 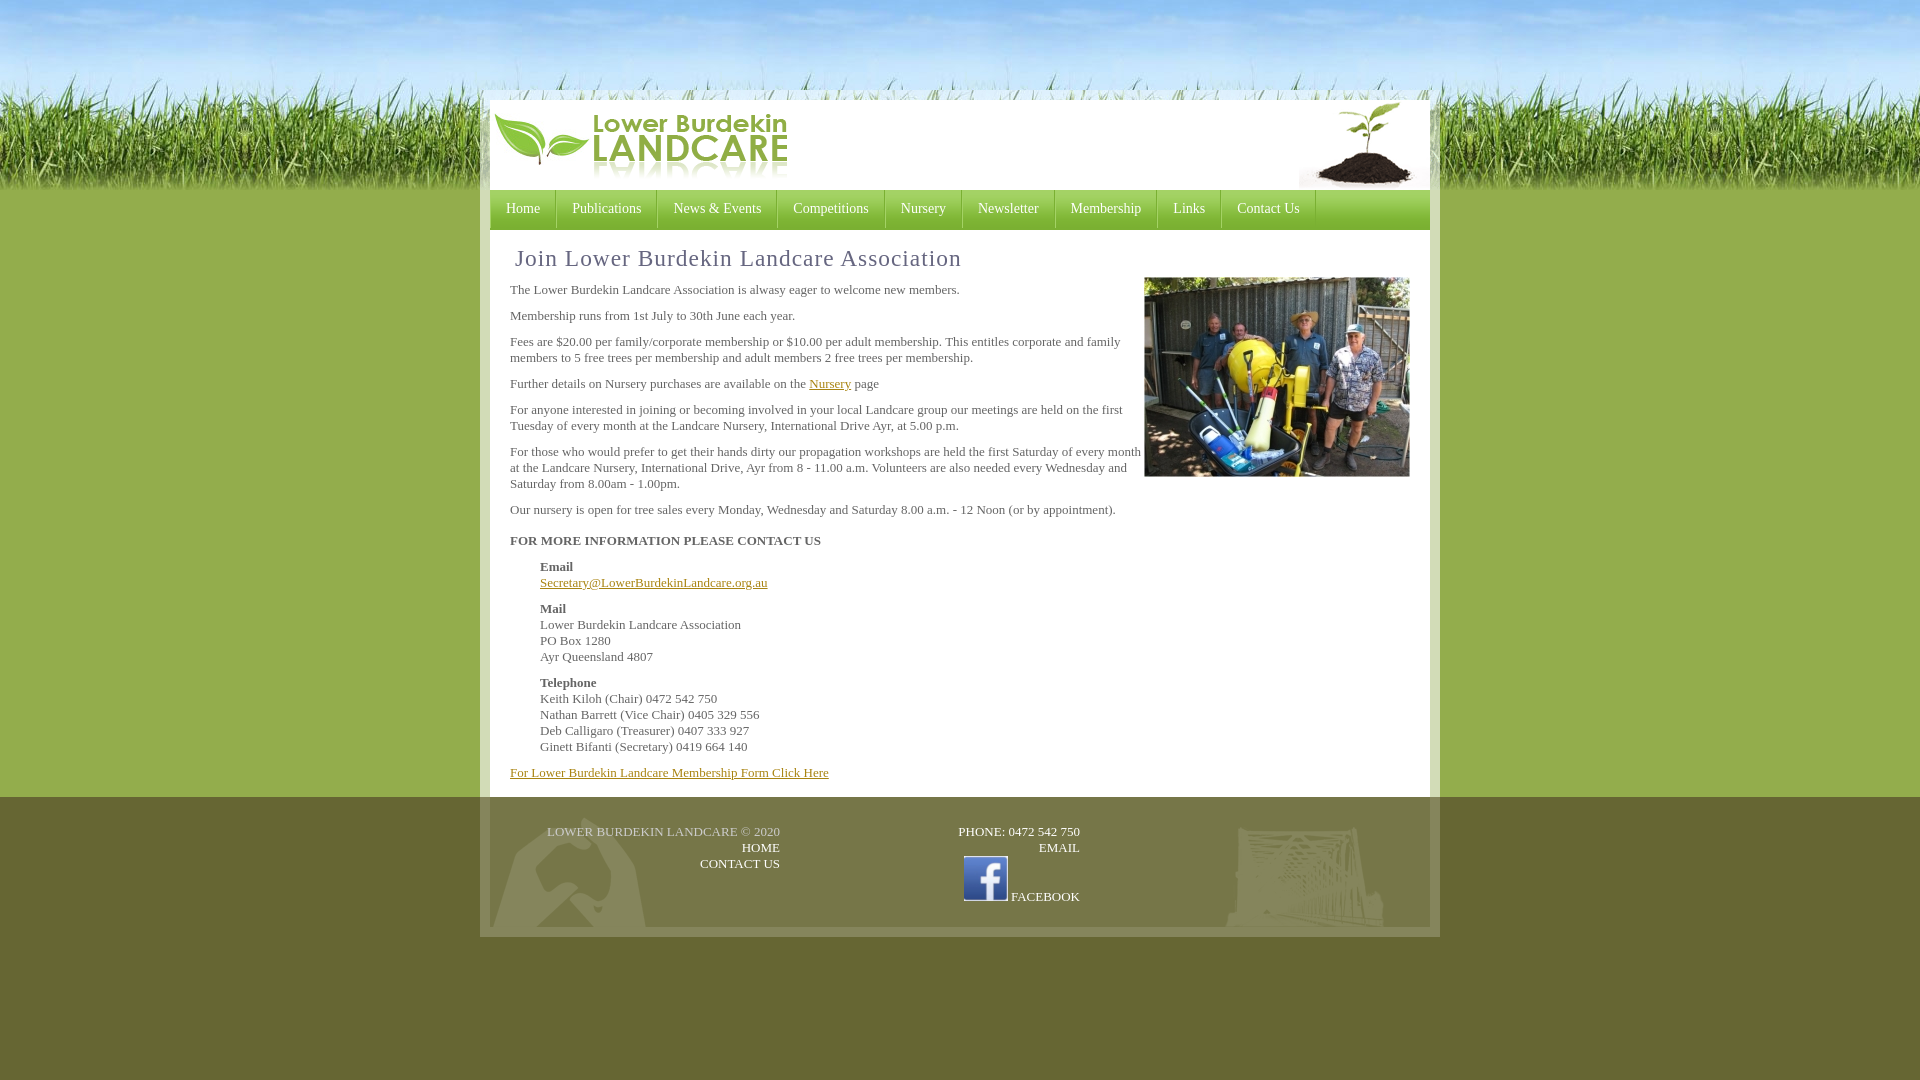 I want to click on 'PHONE: 0472 542 750', so click(x=1018, y=831).